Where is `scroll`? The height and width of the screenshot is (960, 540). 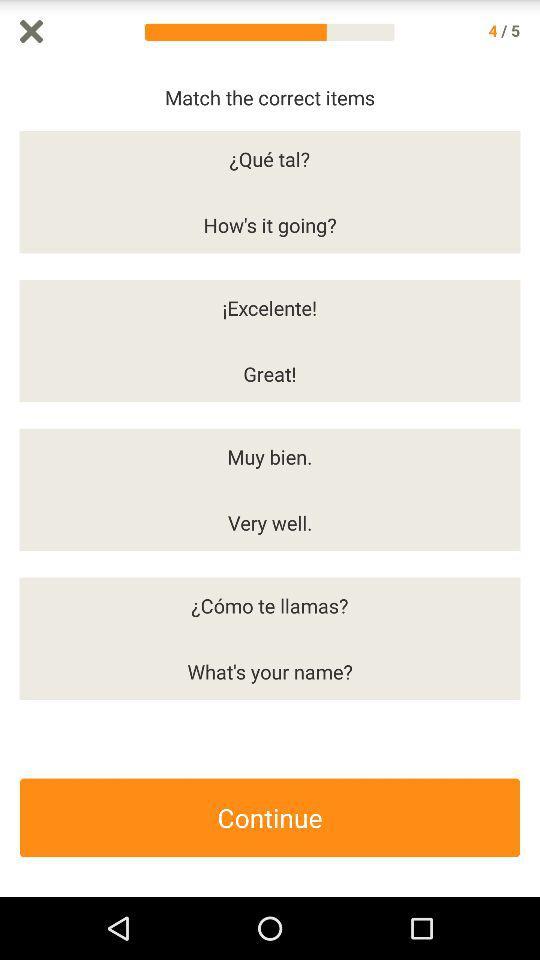 scroll is located at coordinates (530, 480).